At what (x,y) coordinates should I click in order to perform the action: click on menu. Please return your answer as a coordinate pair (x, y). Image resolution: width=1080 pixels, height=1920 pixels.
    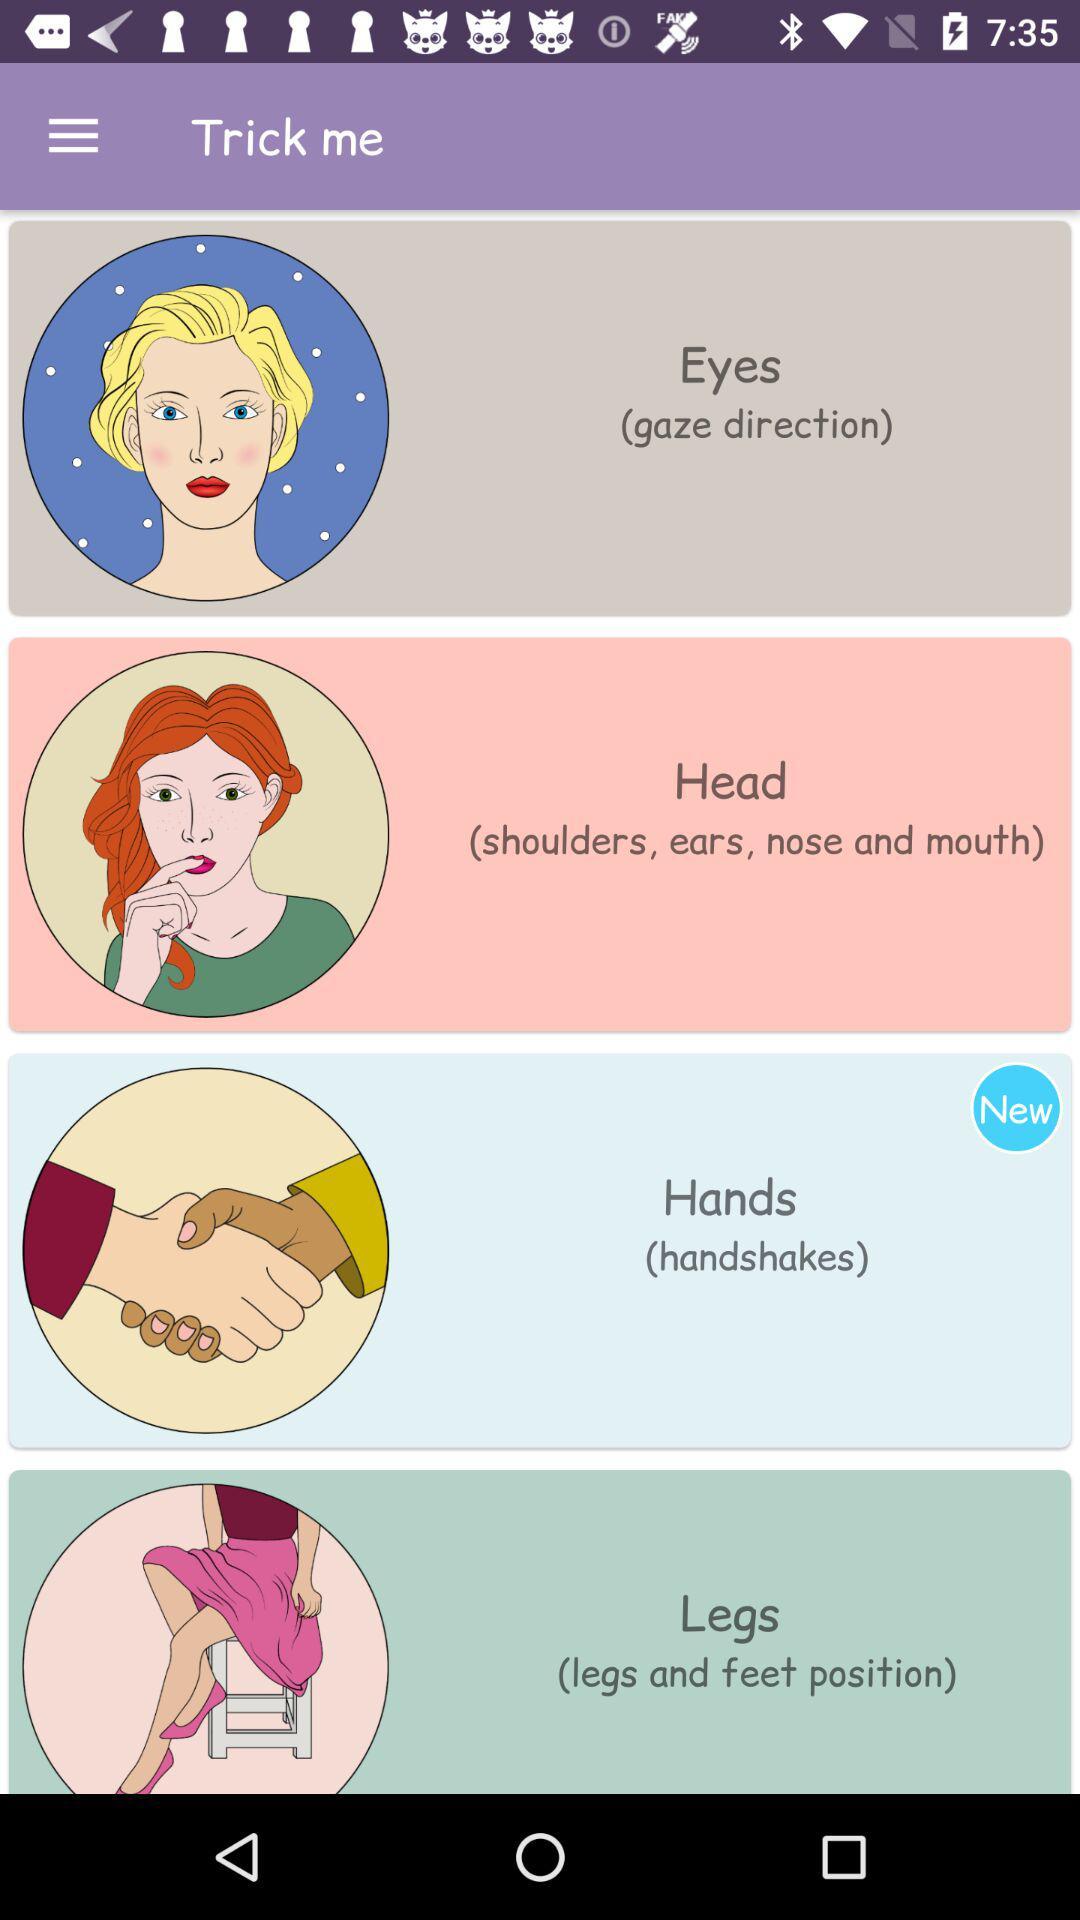
    Looking at the image, I should click on (72, 135).